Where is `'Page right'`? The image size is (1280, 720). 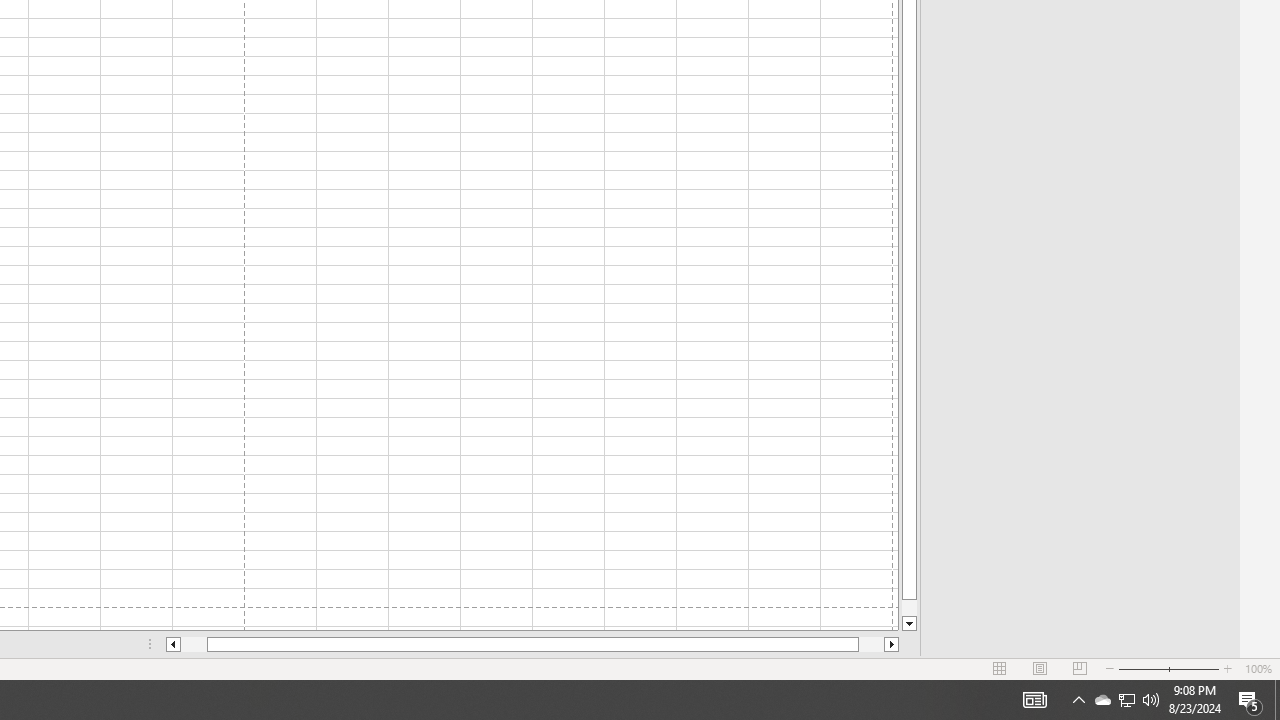
'Page right' is located at coordinates (871, 644).